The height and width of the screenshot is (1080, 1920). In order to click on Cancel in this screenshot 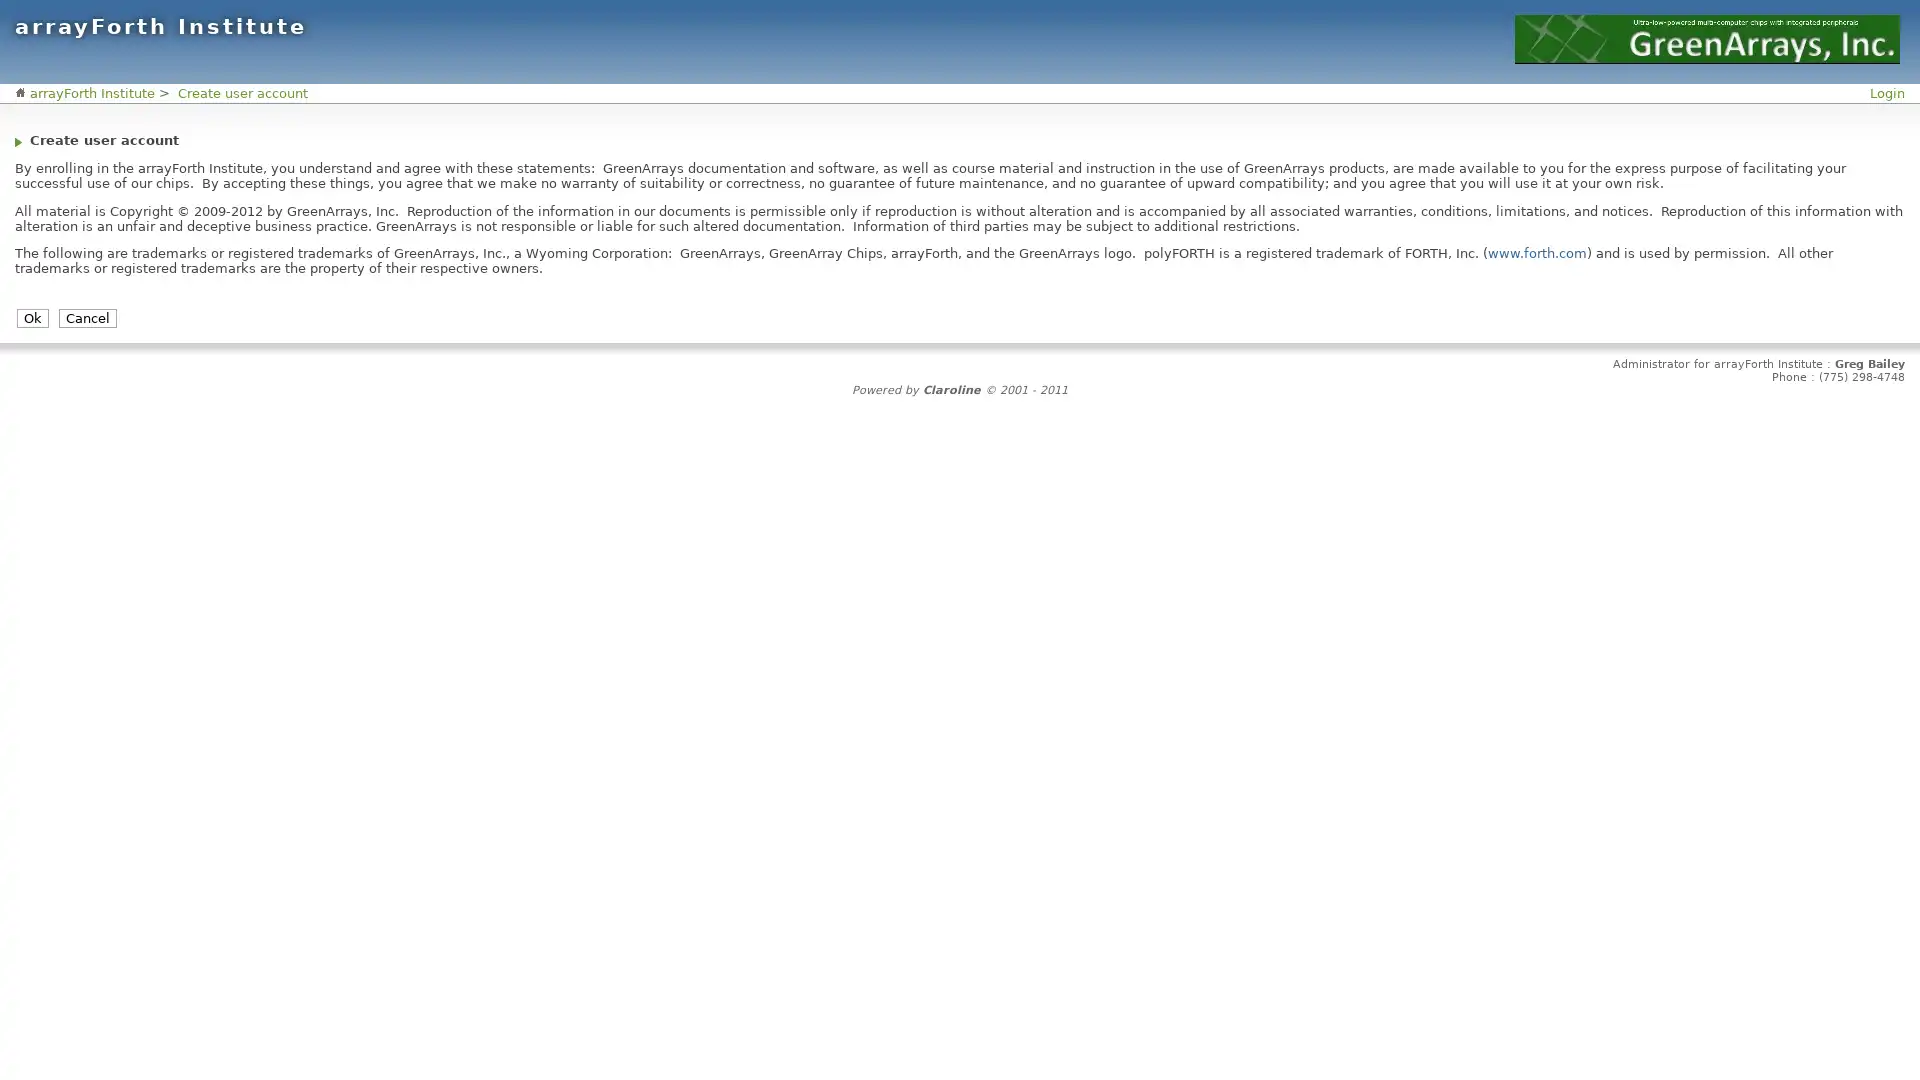, I will do `click(86, 317)`.